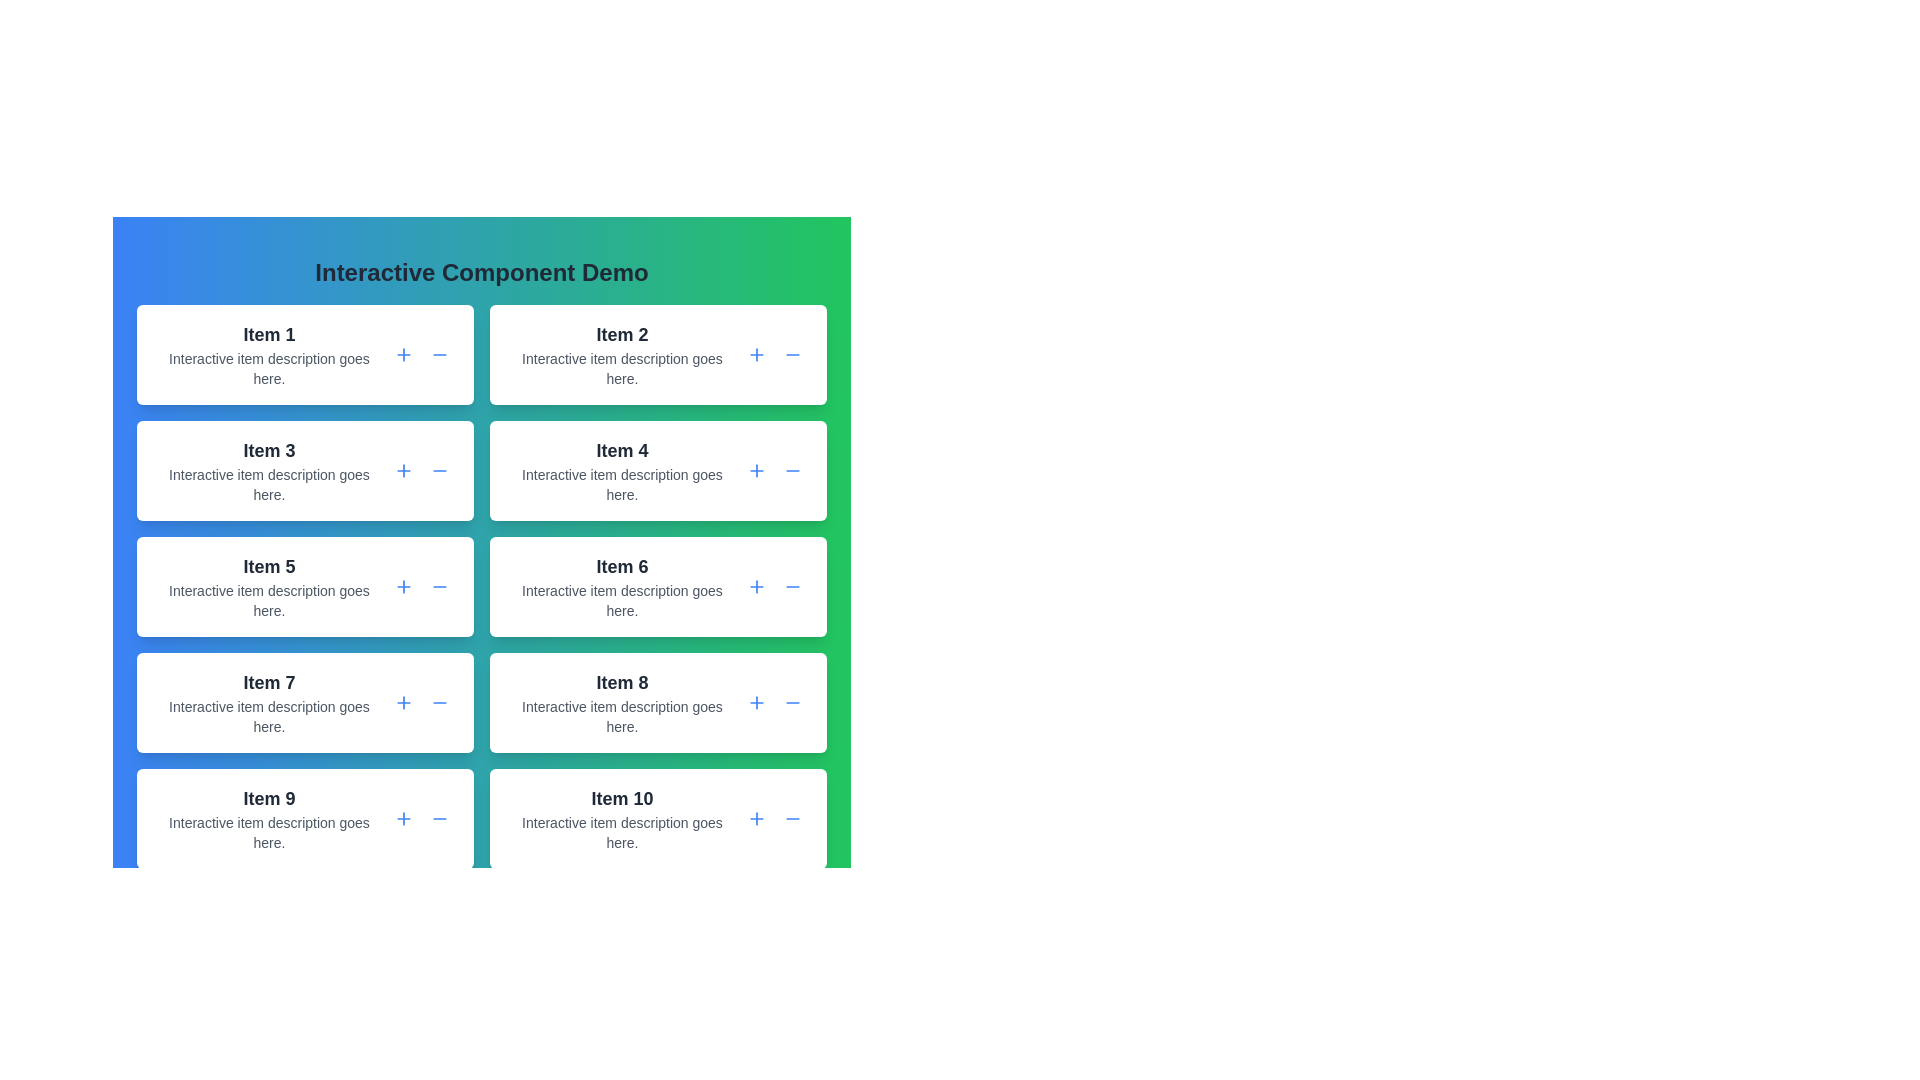 The height and width of the screenshot is (1080, 1920). Describe the element at coordinates (268, 585) in the screenshot. I see `the textual display component that shows the title 'Item 5' and subtitle 'Interactive item description goes here.' located in the fifth row of the grid layout` at that location.